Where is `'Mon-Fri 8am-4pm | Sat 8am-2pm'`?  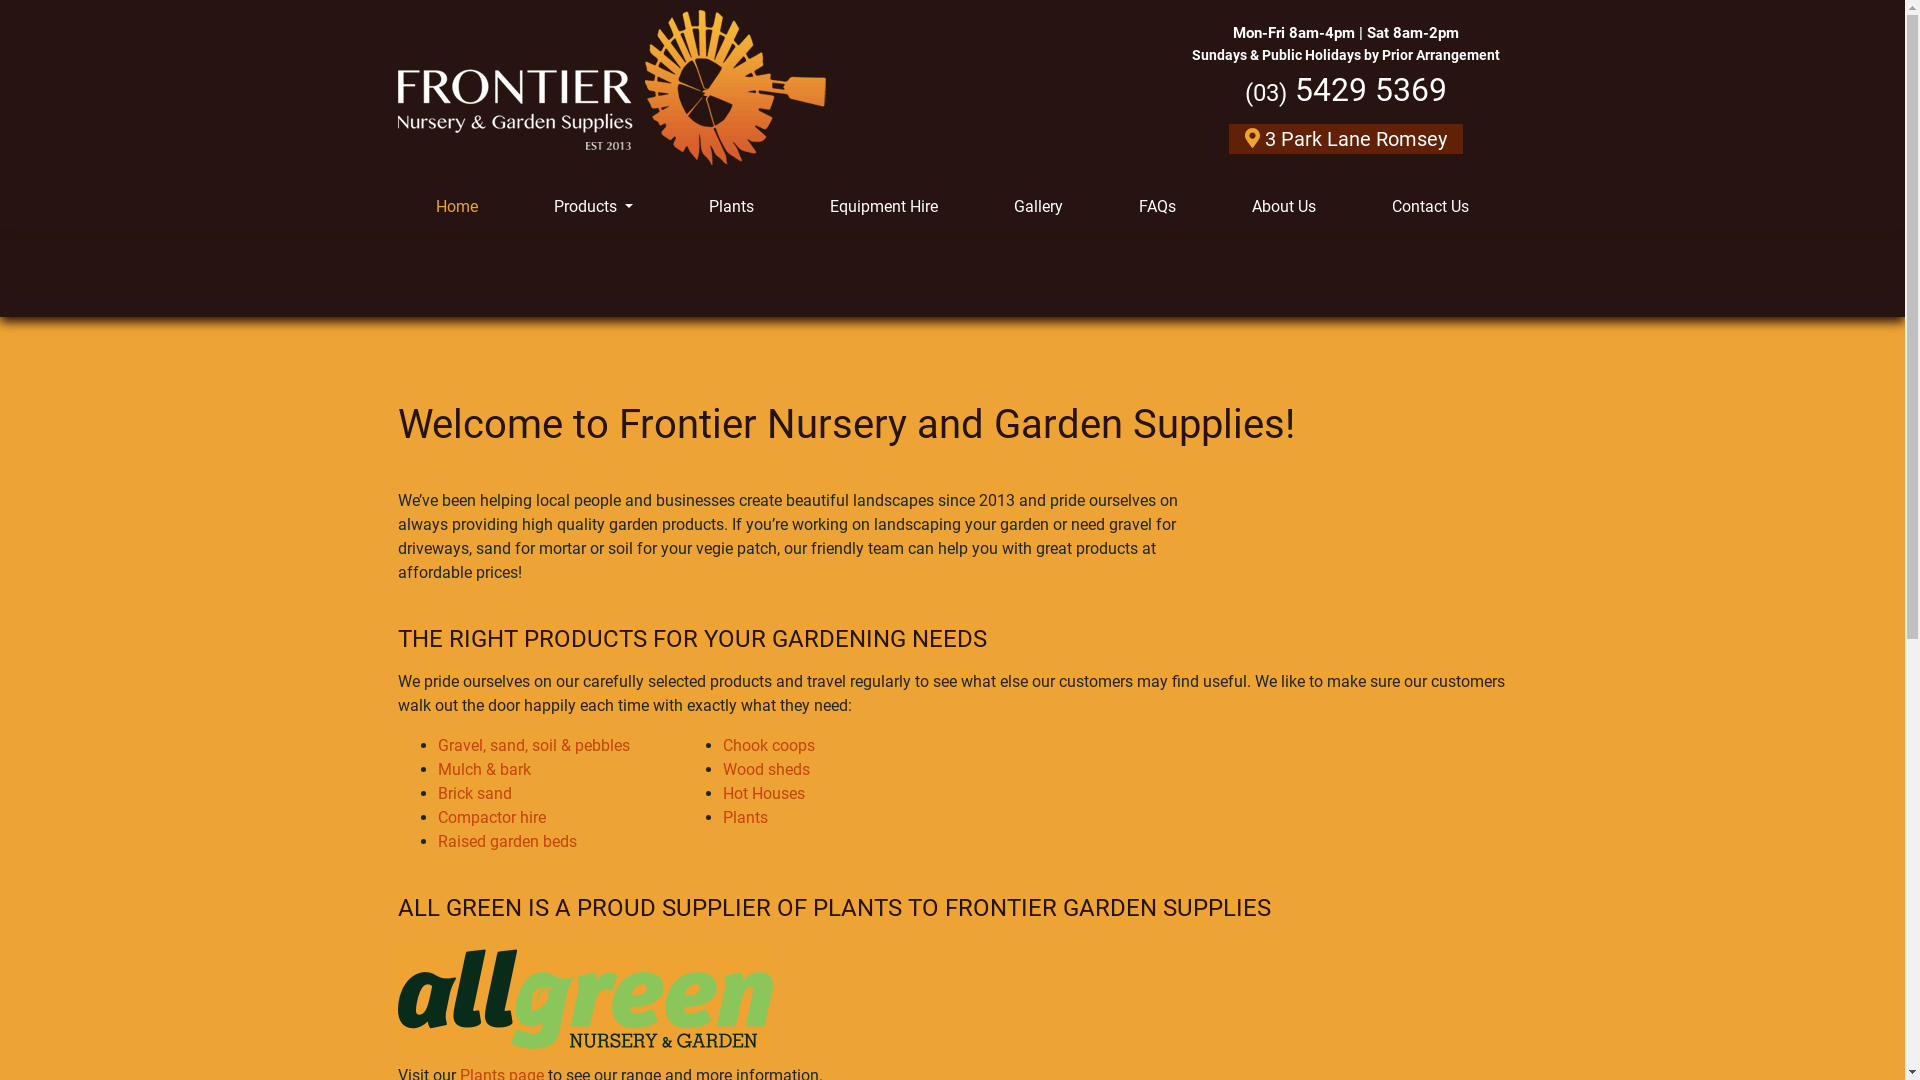 'Mon-Fri 8am-4pm | Sat 8am-2pm' is located at coordinates (1344, 33).